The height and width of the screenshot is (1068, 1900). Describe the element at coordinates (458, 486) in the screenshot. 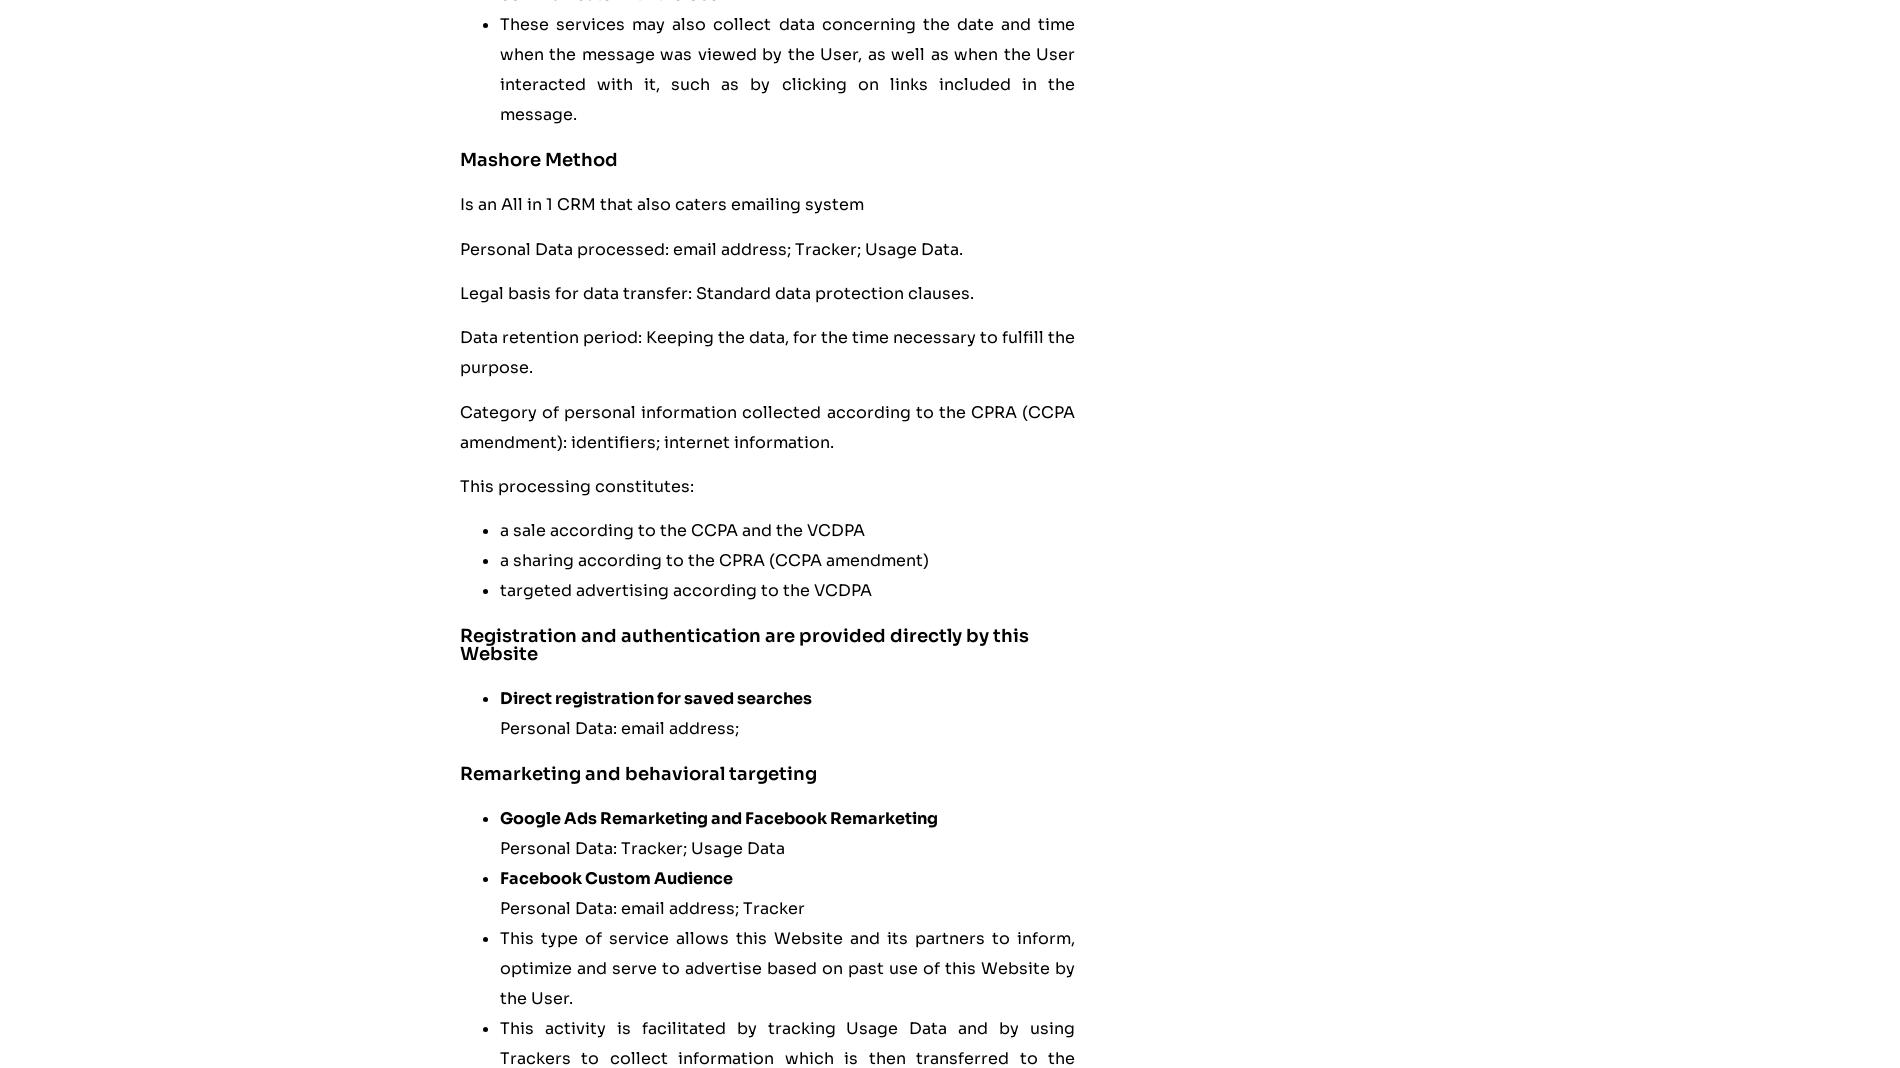

I see `'This processing constitutes:'` at that location.